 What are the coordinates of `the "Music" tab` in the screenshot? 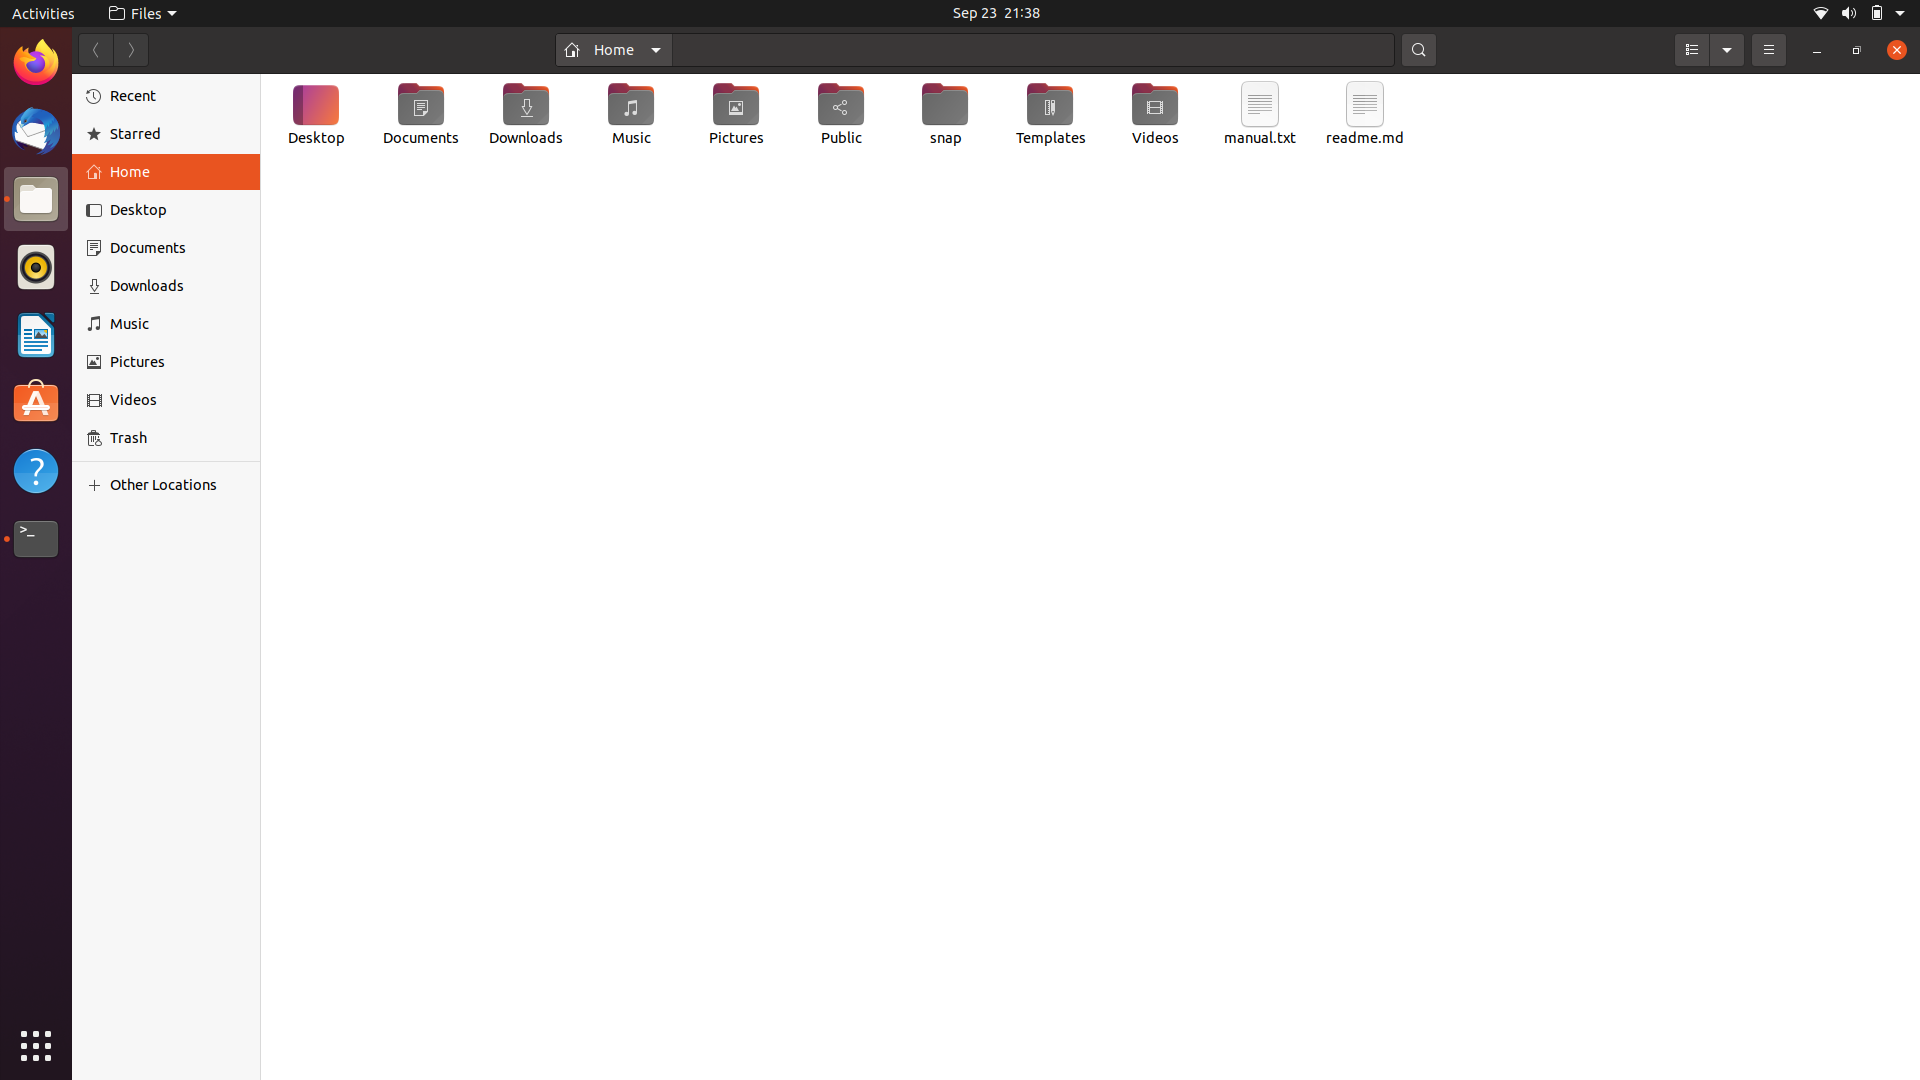 It's located at (169, 323).